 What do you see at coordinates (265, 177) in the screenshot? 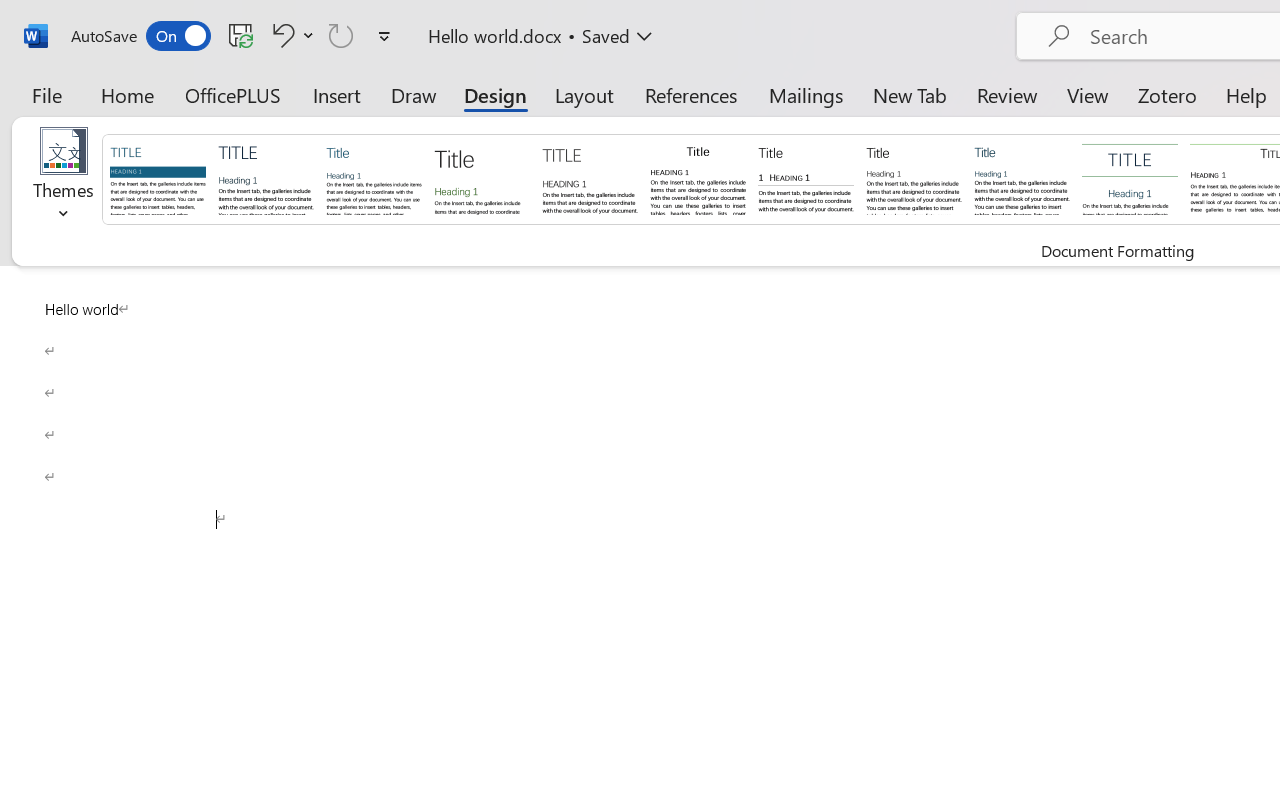
I see `'Basic (Elegant)'` at bounding box center [265, 177].